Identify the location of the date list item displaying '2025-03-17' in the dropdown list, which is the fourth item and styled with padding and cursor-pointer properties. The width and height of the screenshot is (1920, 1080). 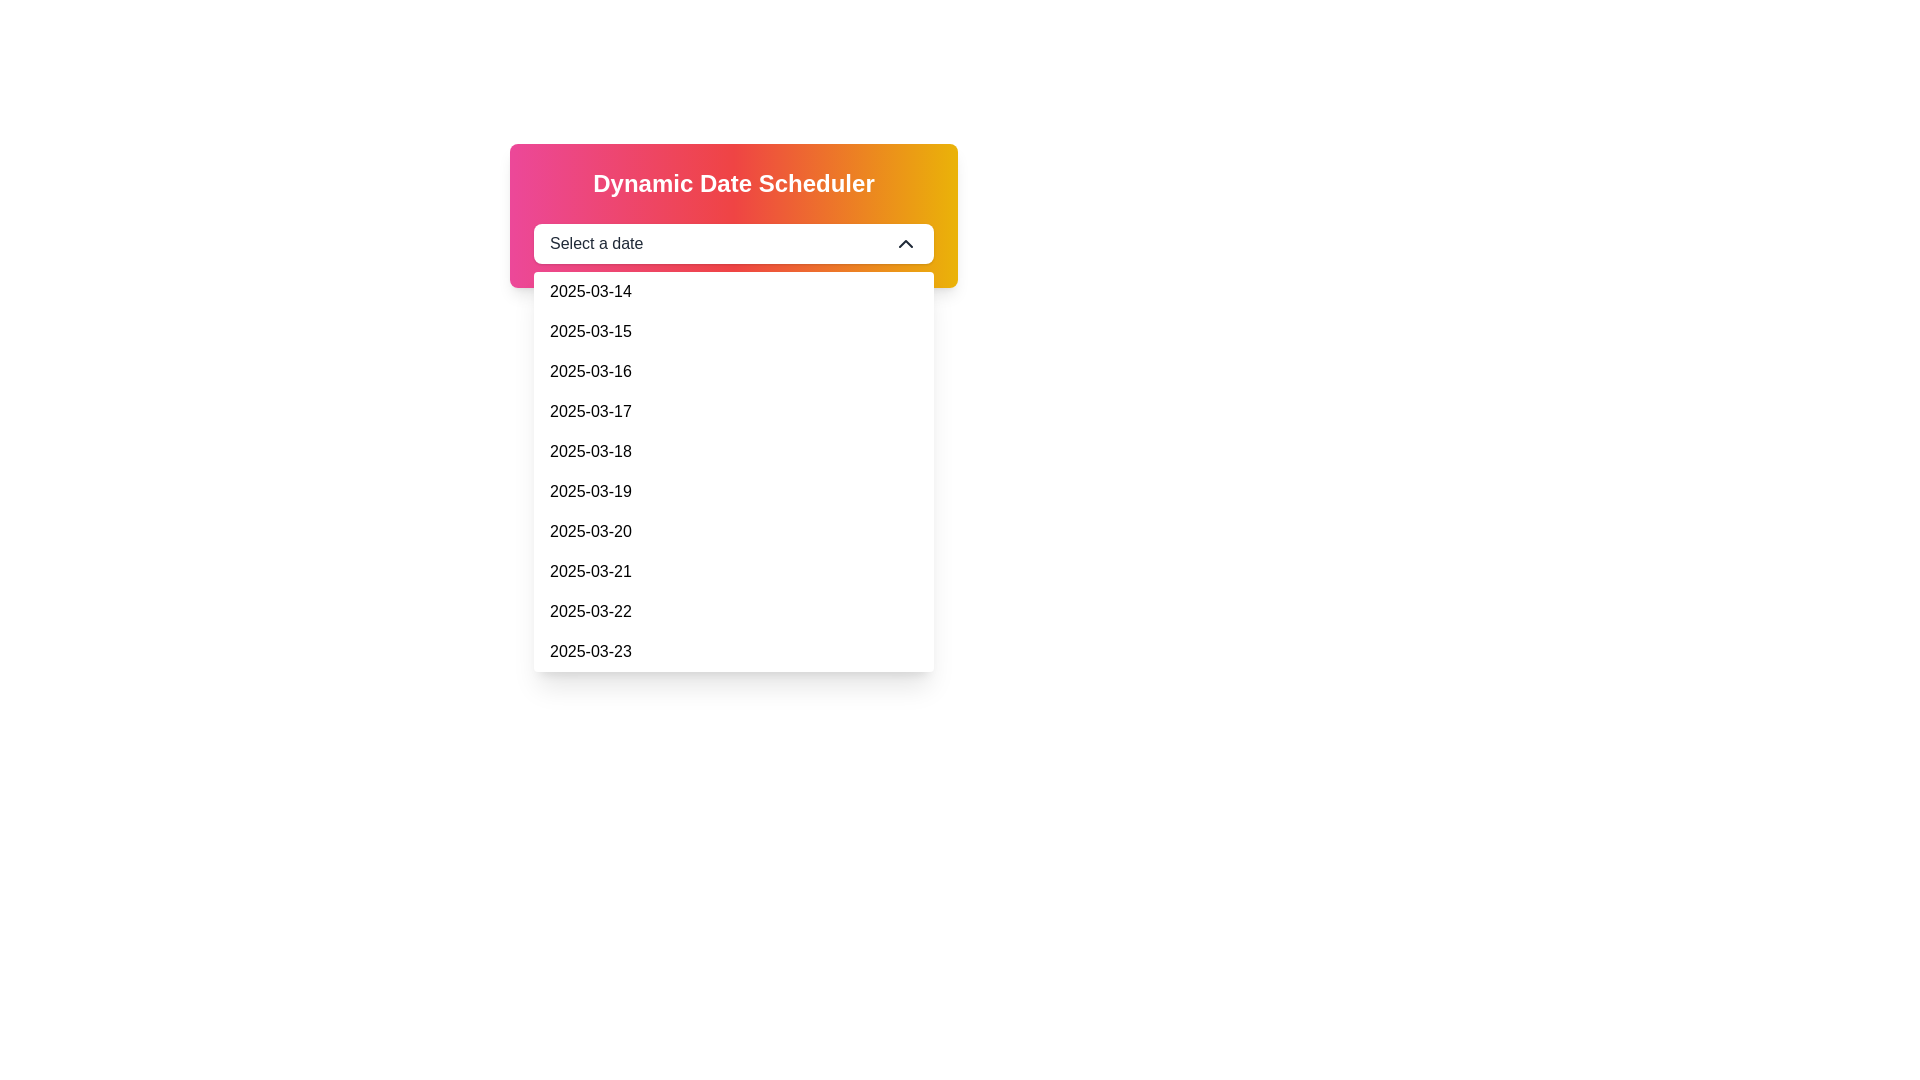
(733, 411).